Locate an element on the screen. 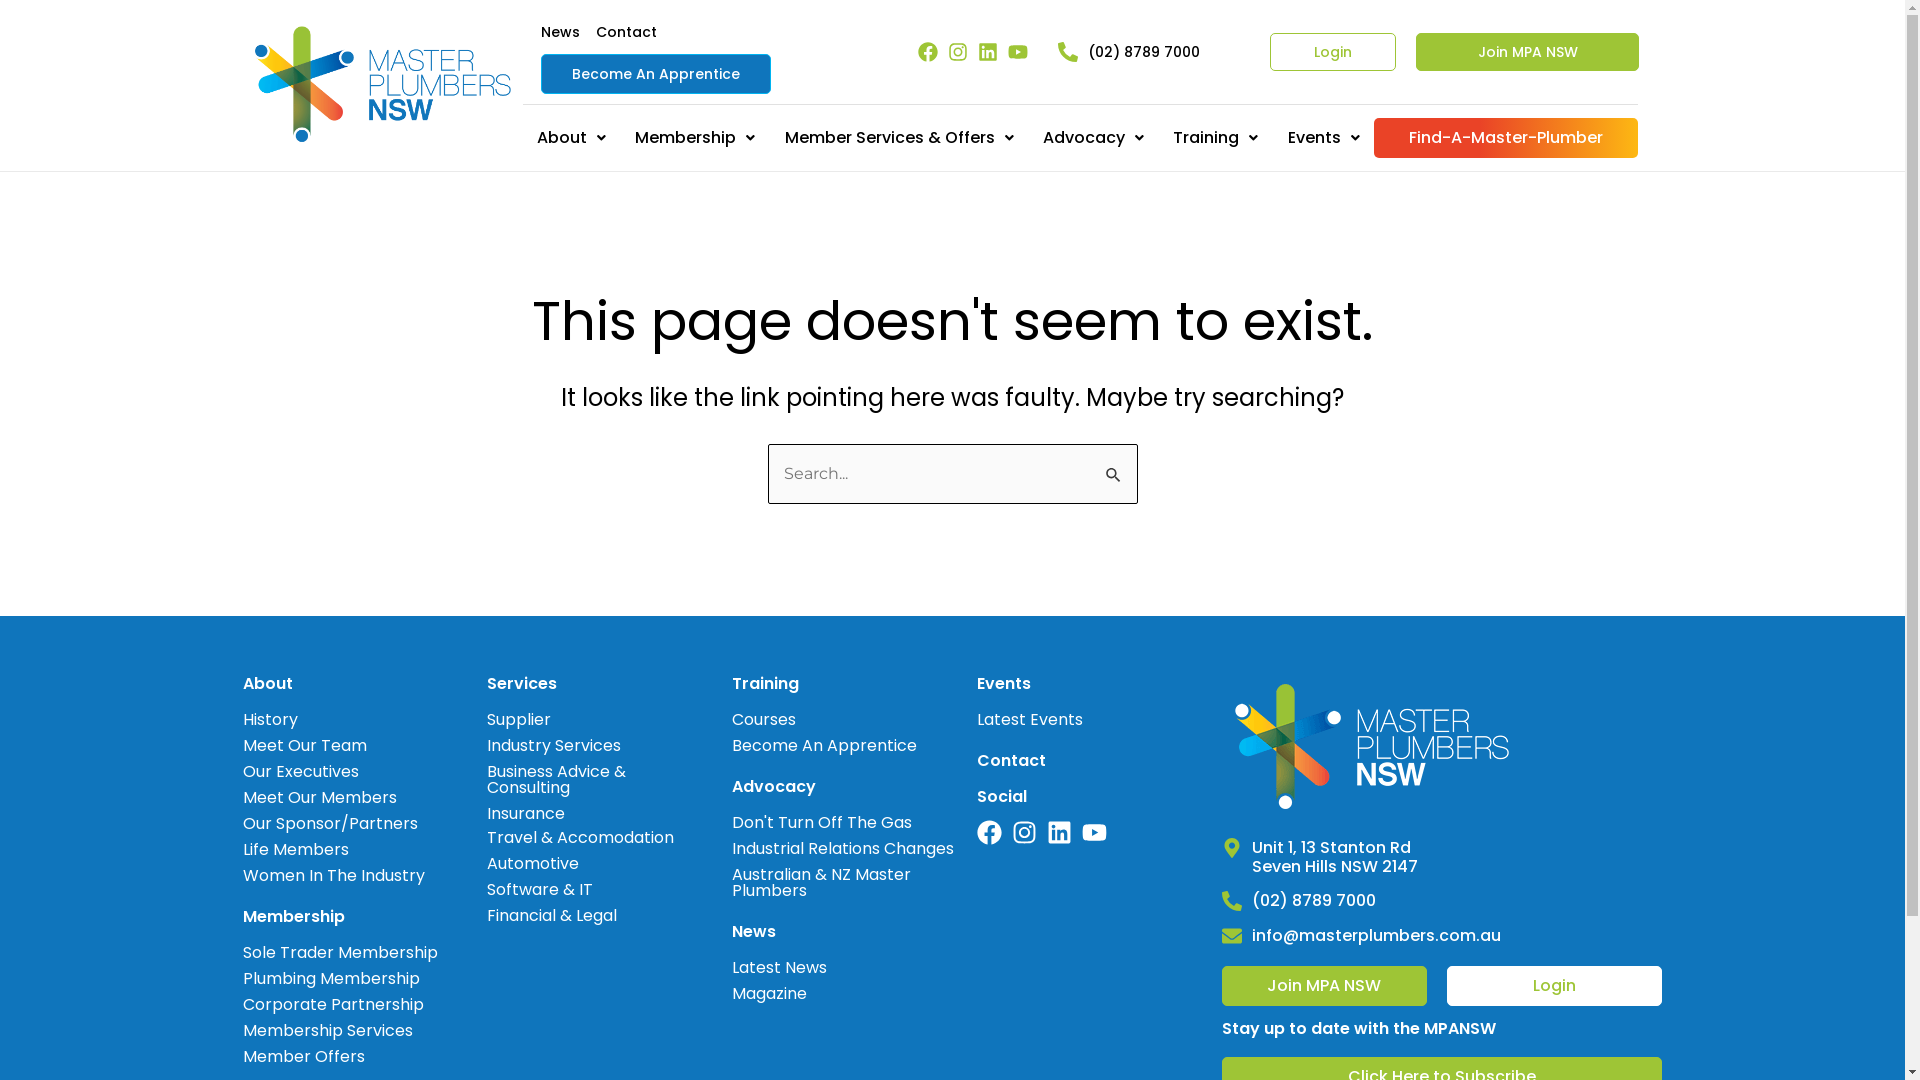  'info@masterplumbers.com.au' is located at coordinates (1375, 935).